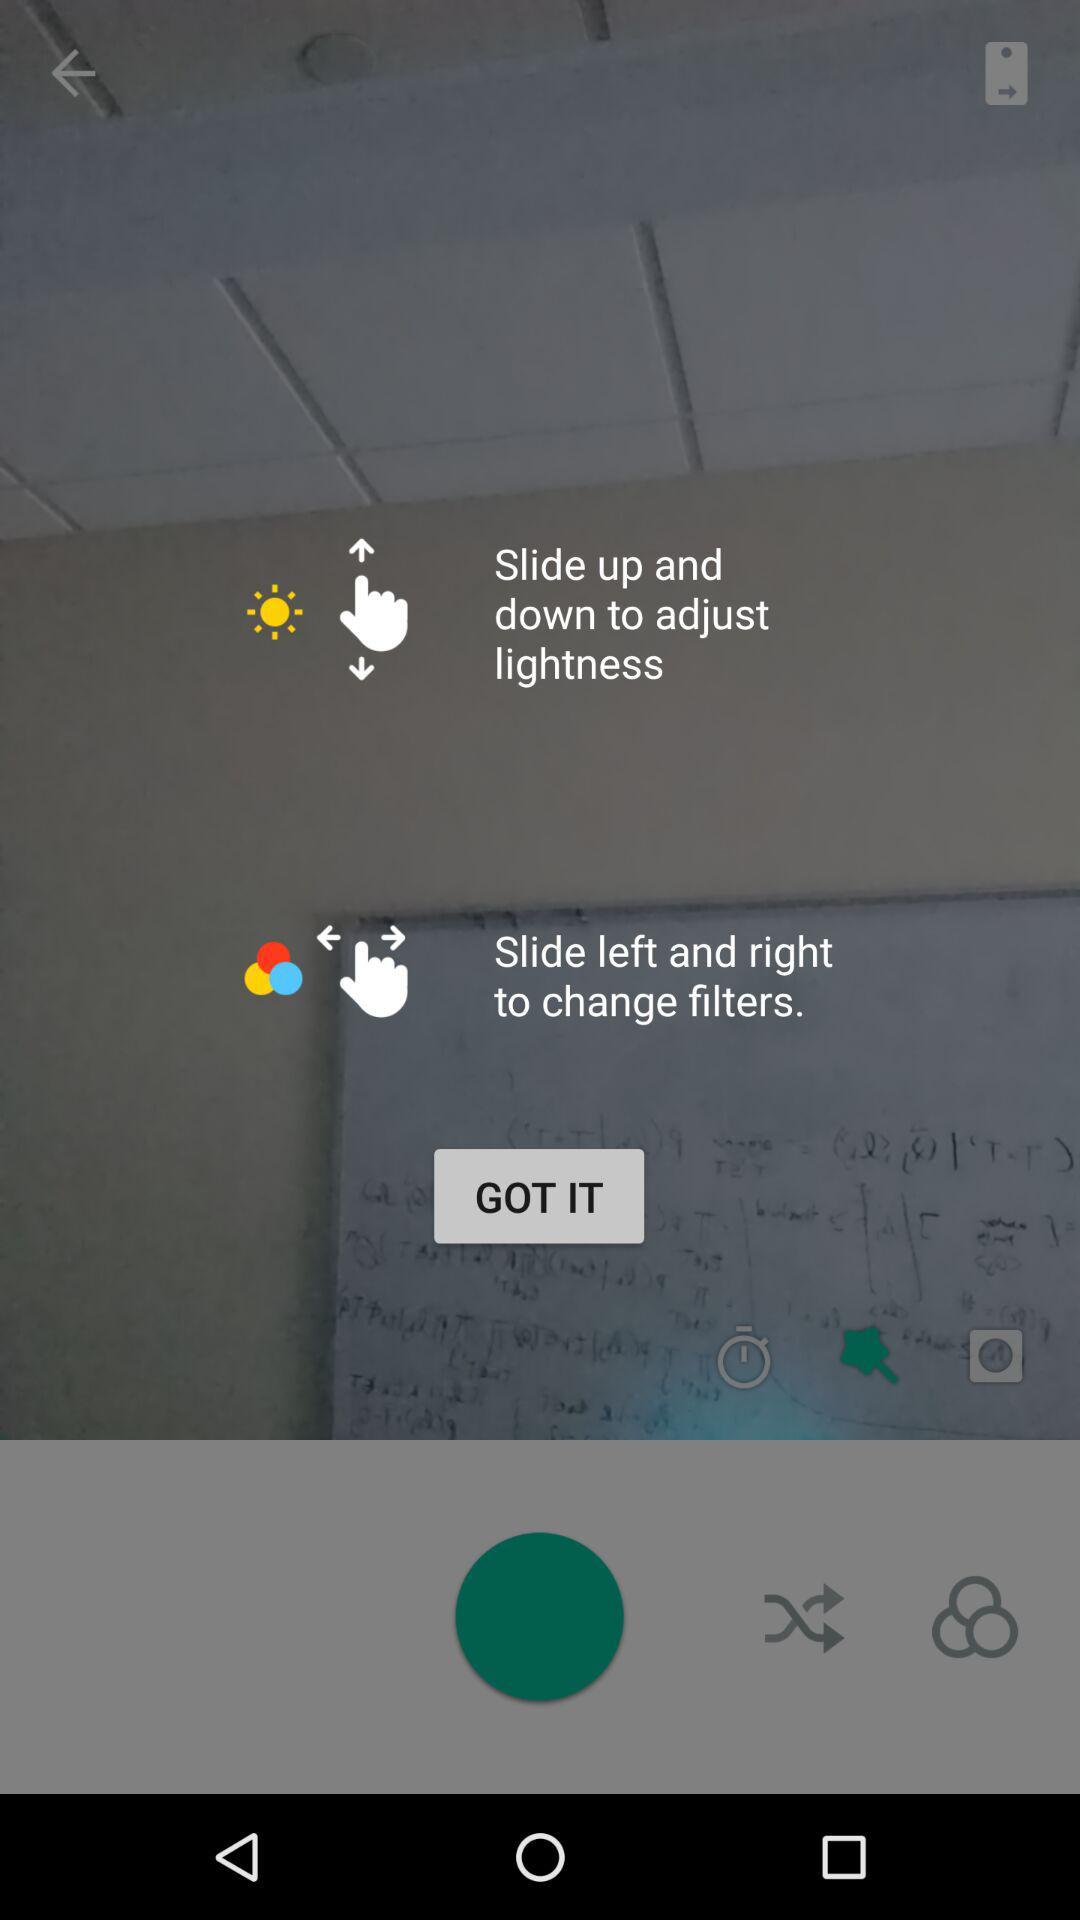 The height and width of the screenshot is (1920, 1080). What do you see at coordinates (72, 73) in the screenshot?
I see `the arrow_backward icon` at bounding box center [72, 73].